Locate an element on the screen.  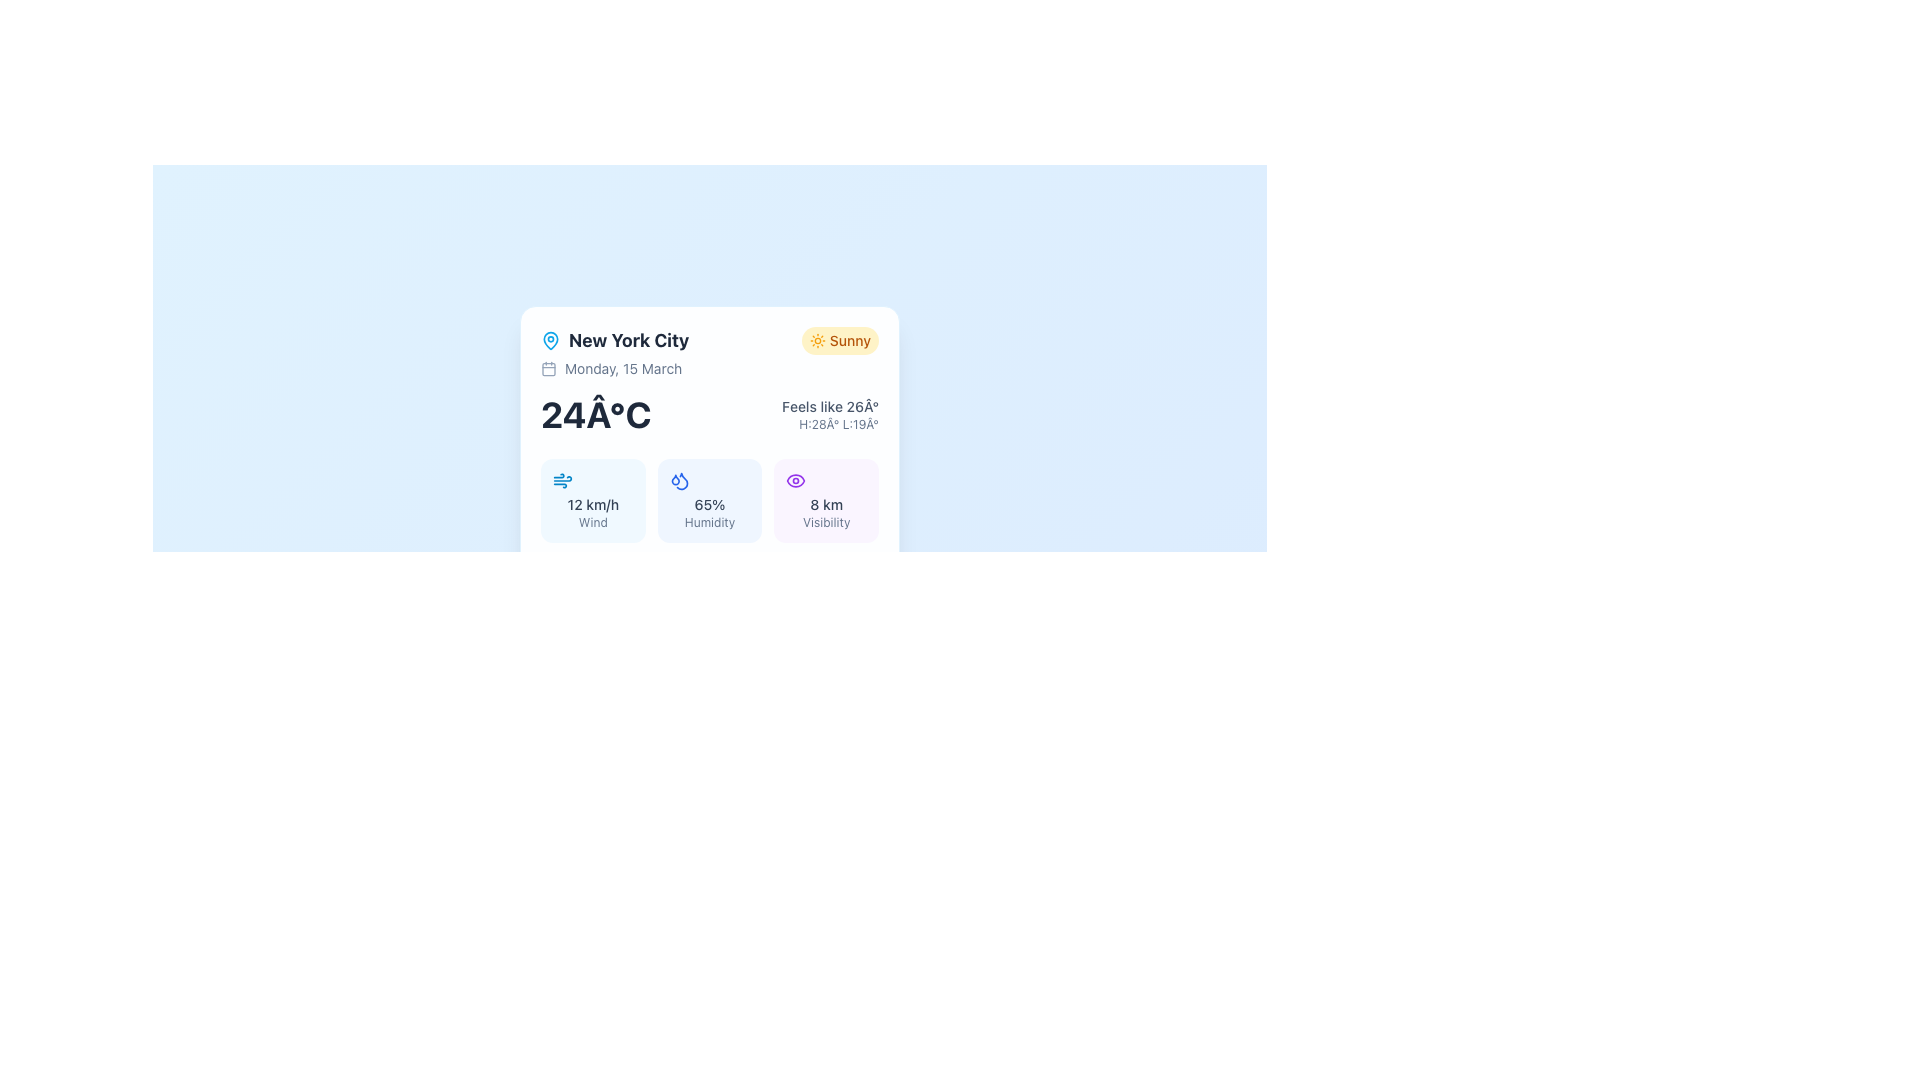
the date display label that shows 'Monday, 15 March' with a blue-gray calendar icon, located below the 'New York City' label is located at coordinates (614, 369).